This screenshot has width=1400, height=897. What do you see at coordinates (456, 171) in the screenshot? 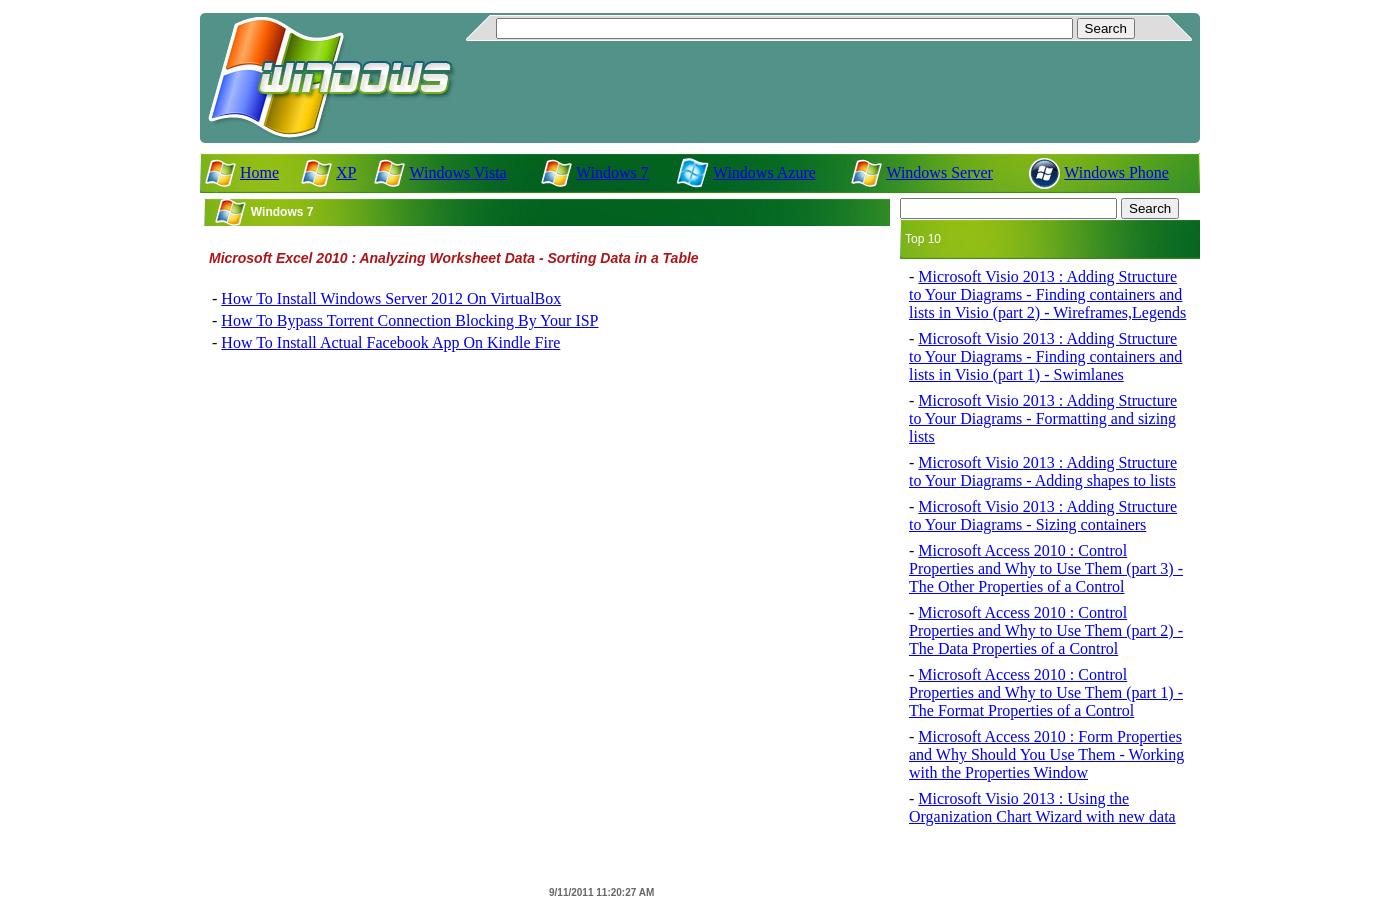
I see `'Windows Vista'` at bounding box center [456, 171].